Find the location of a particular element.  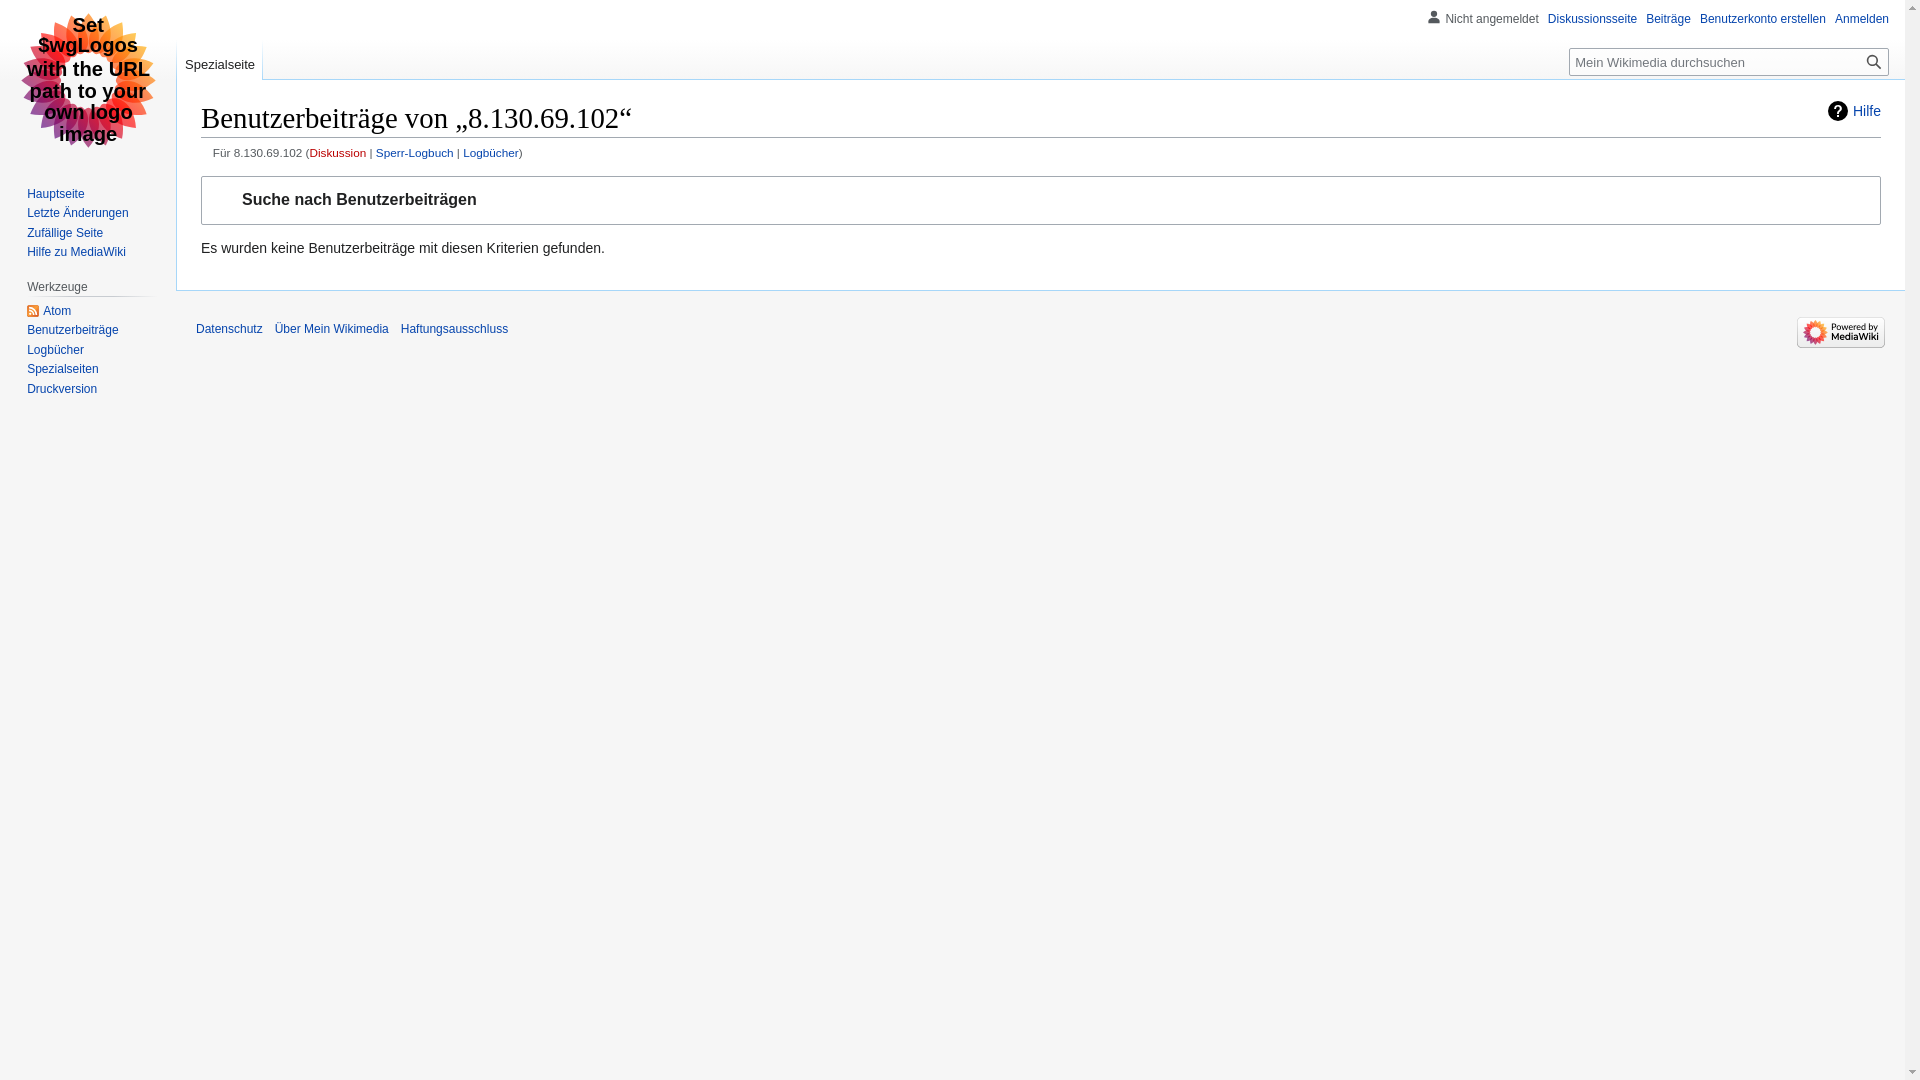

'Atom' is located at coordinates (48, 311).